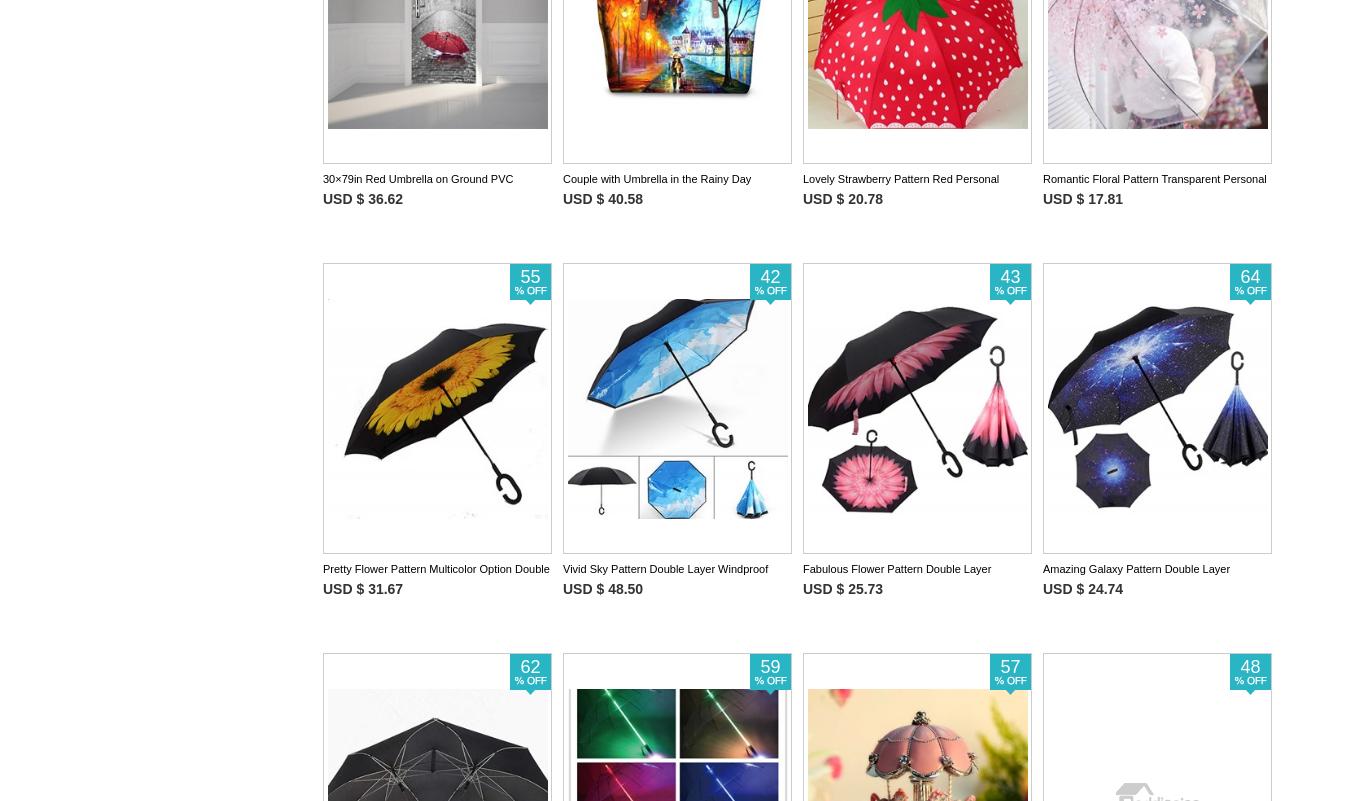  I want to click on '43', so click(1010, 275).